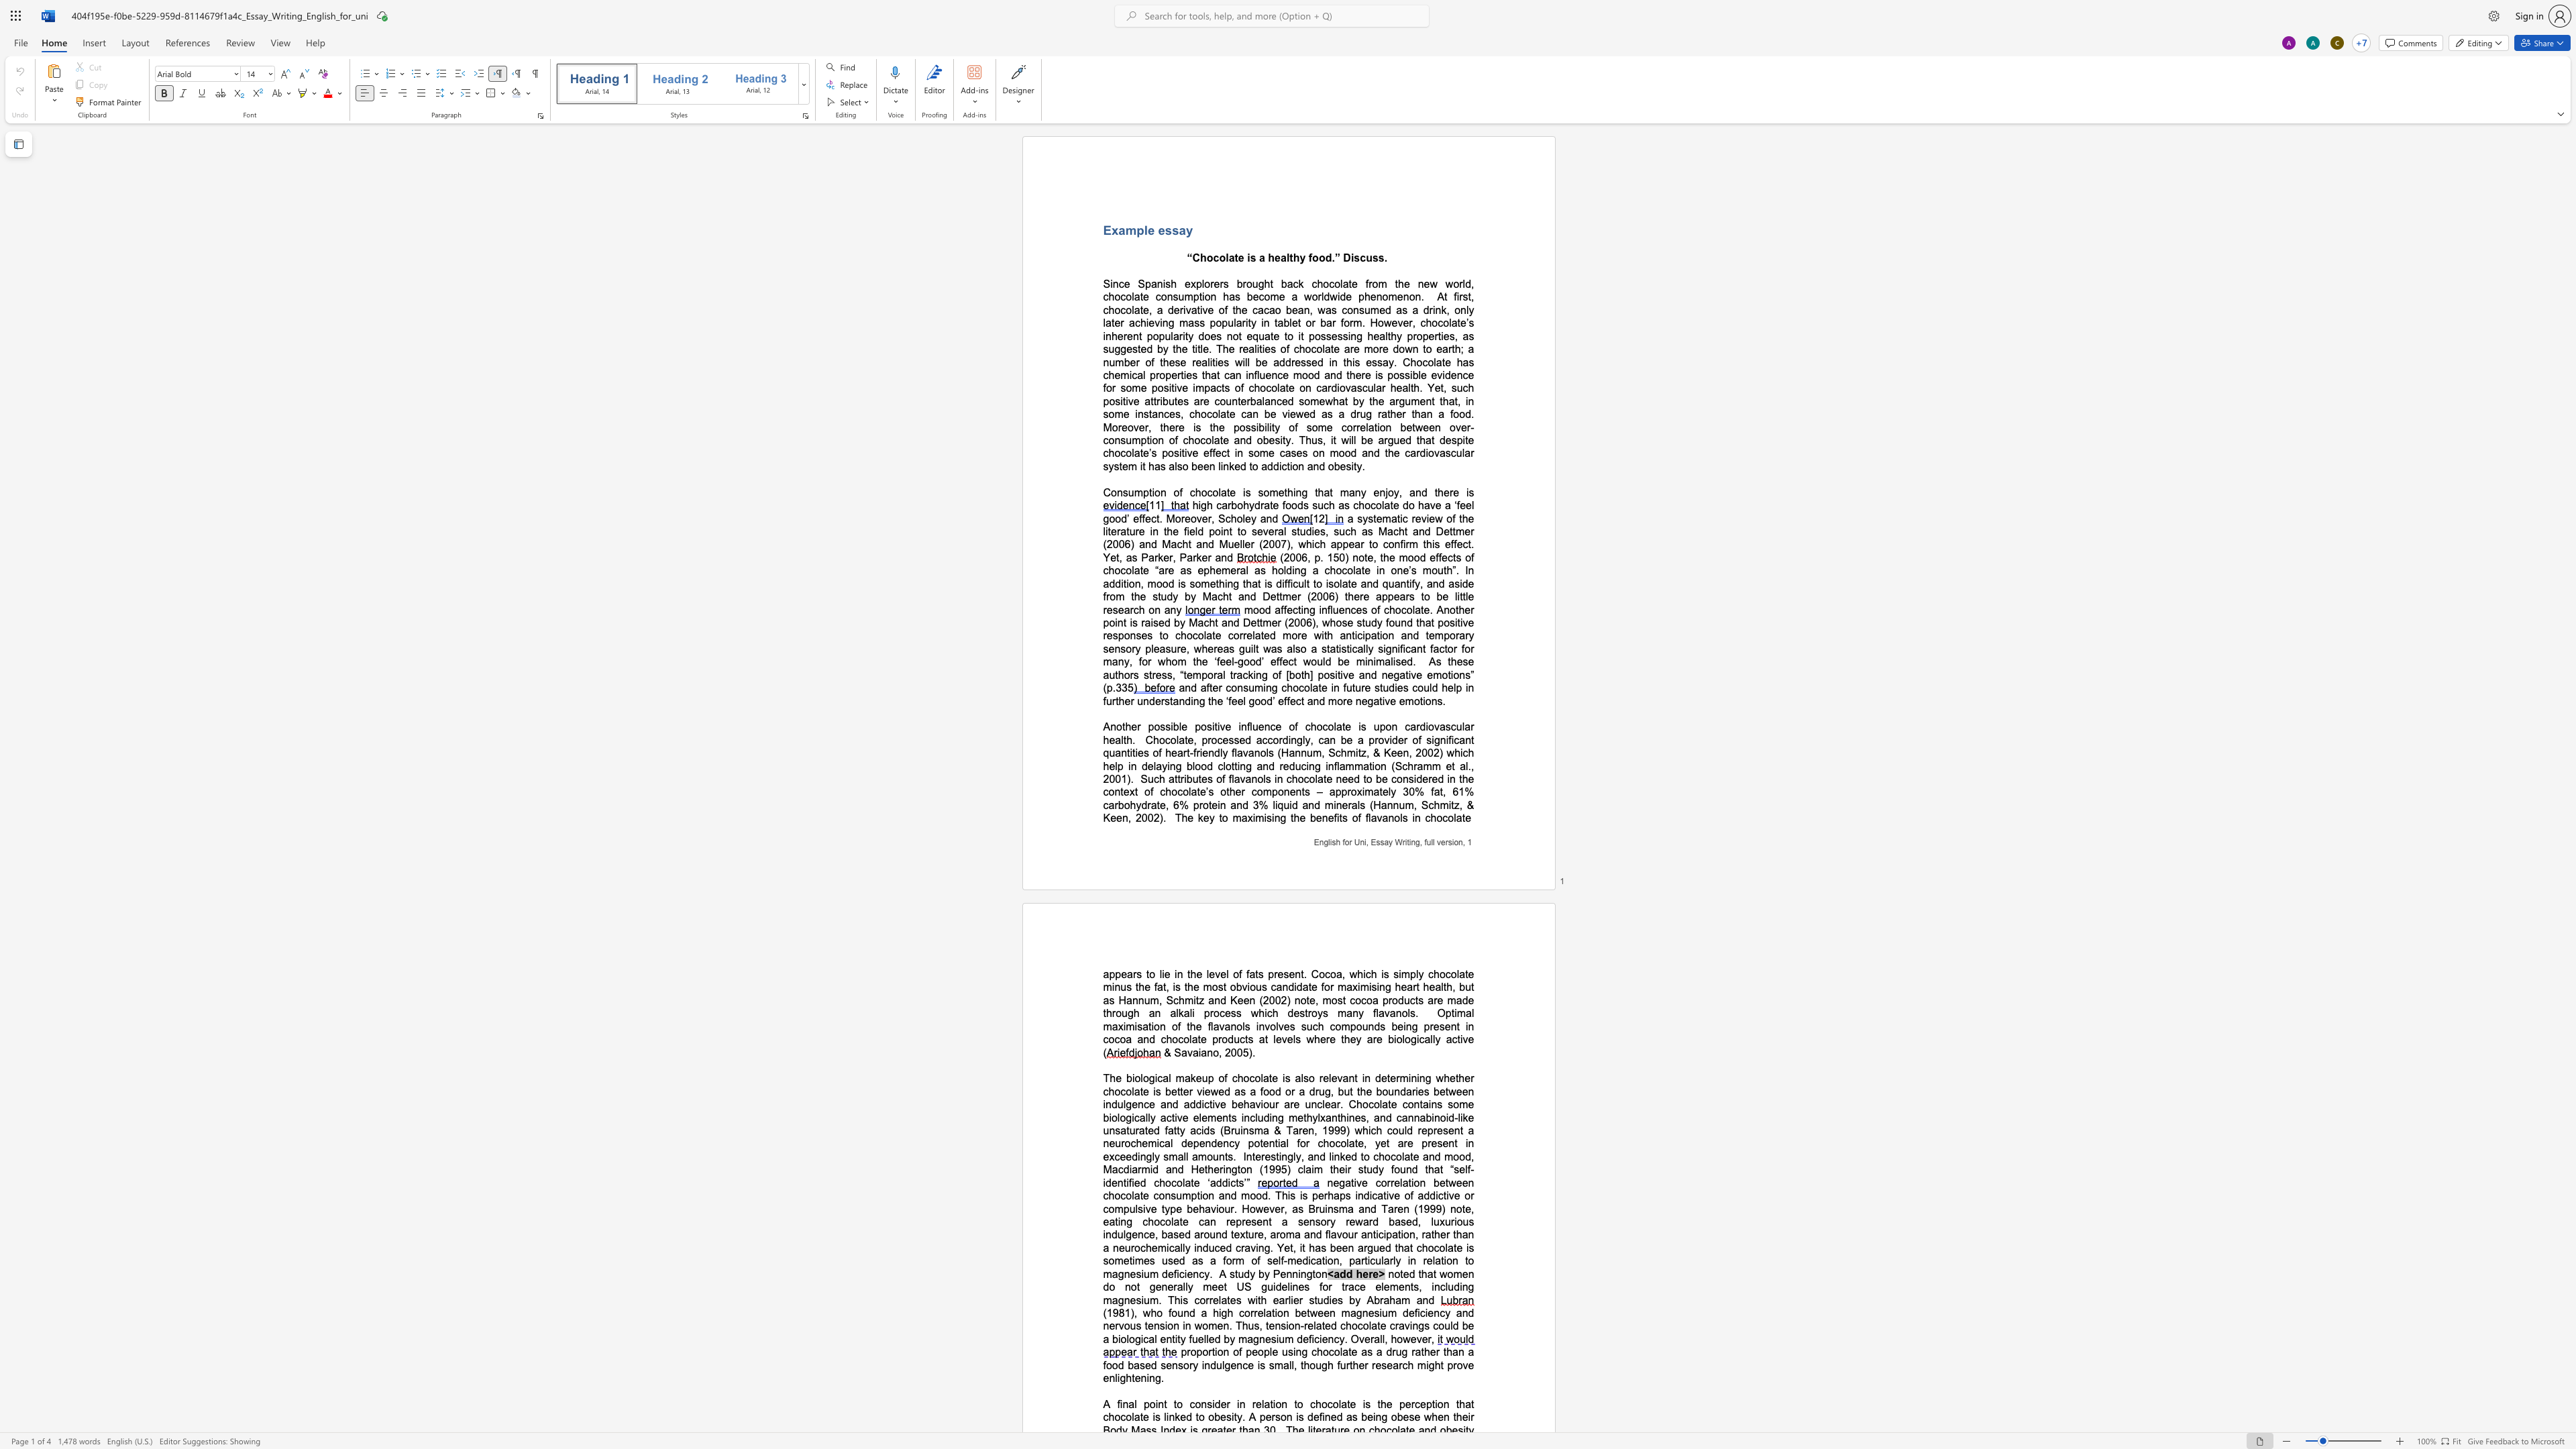 The width and height of the screenshot is (2576, 1449). I want to click on the space between the continuous character "h" and "o" in the text, so click(1205, 258).